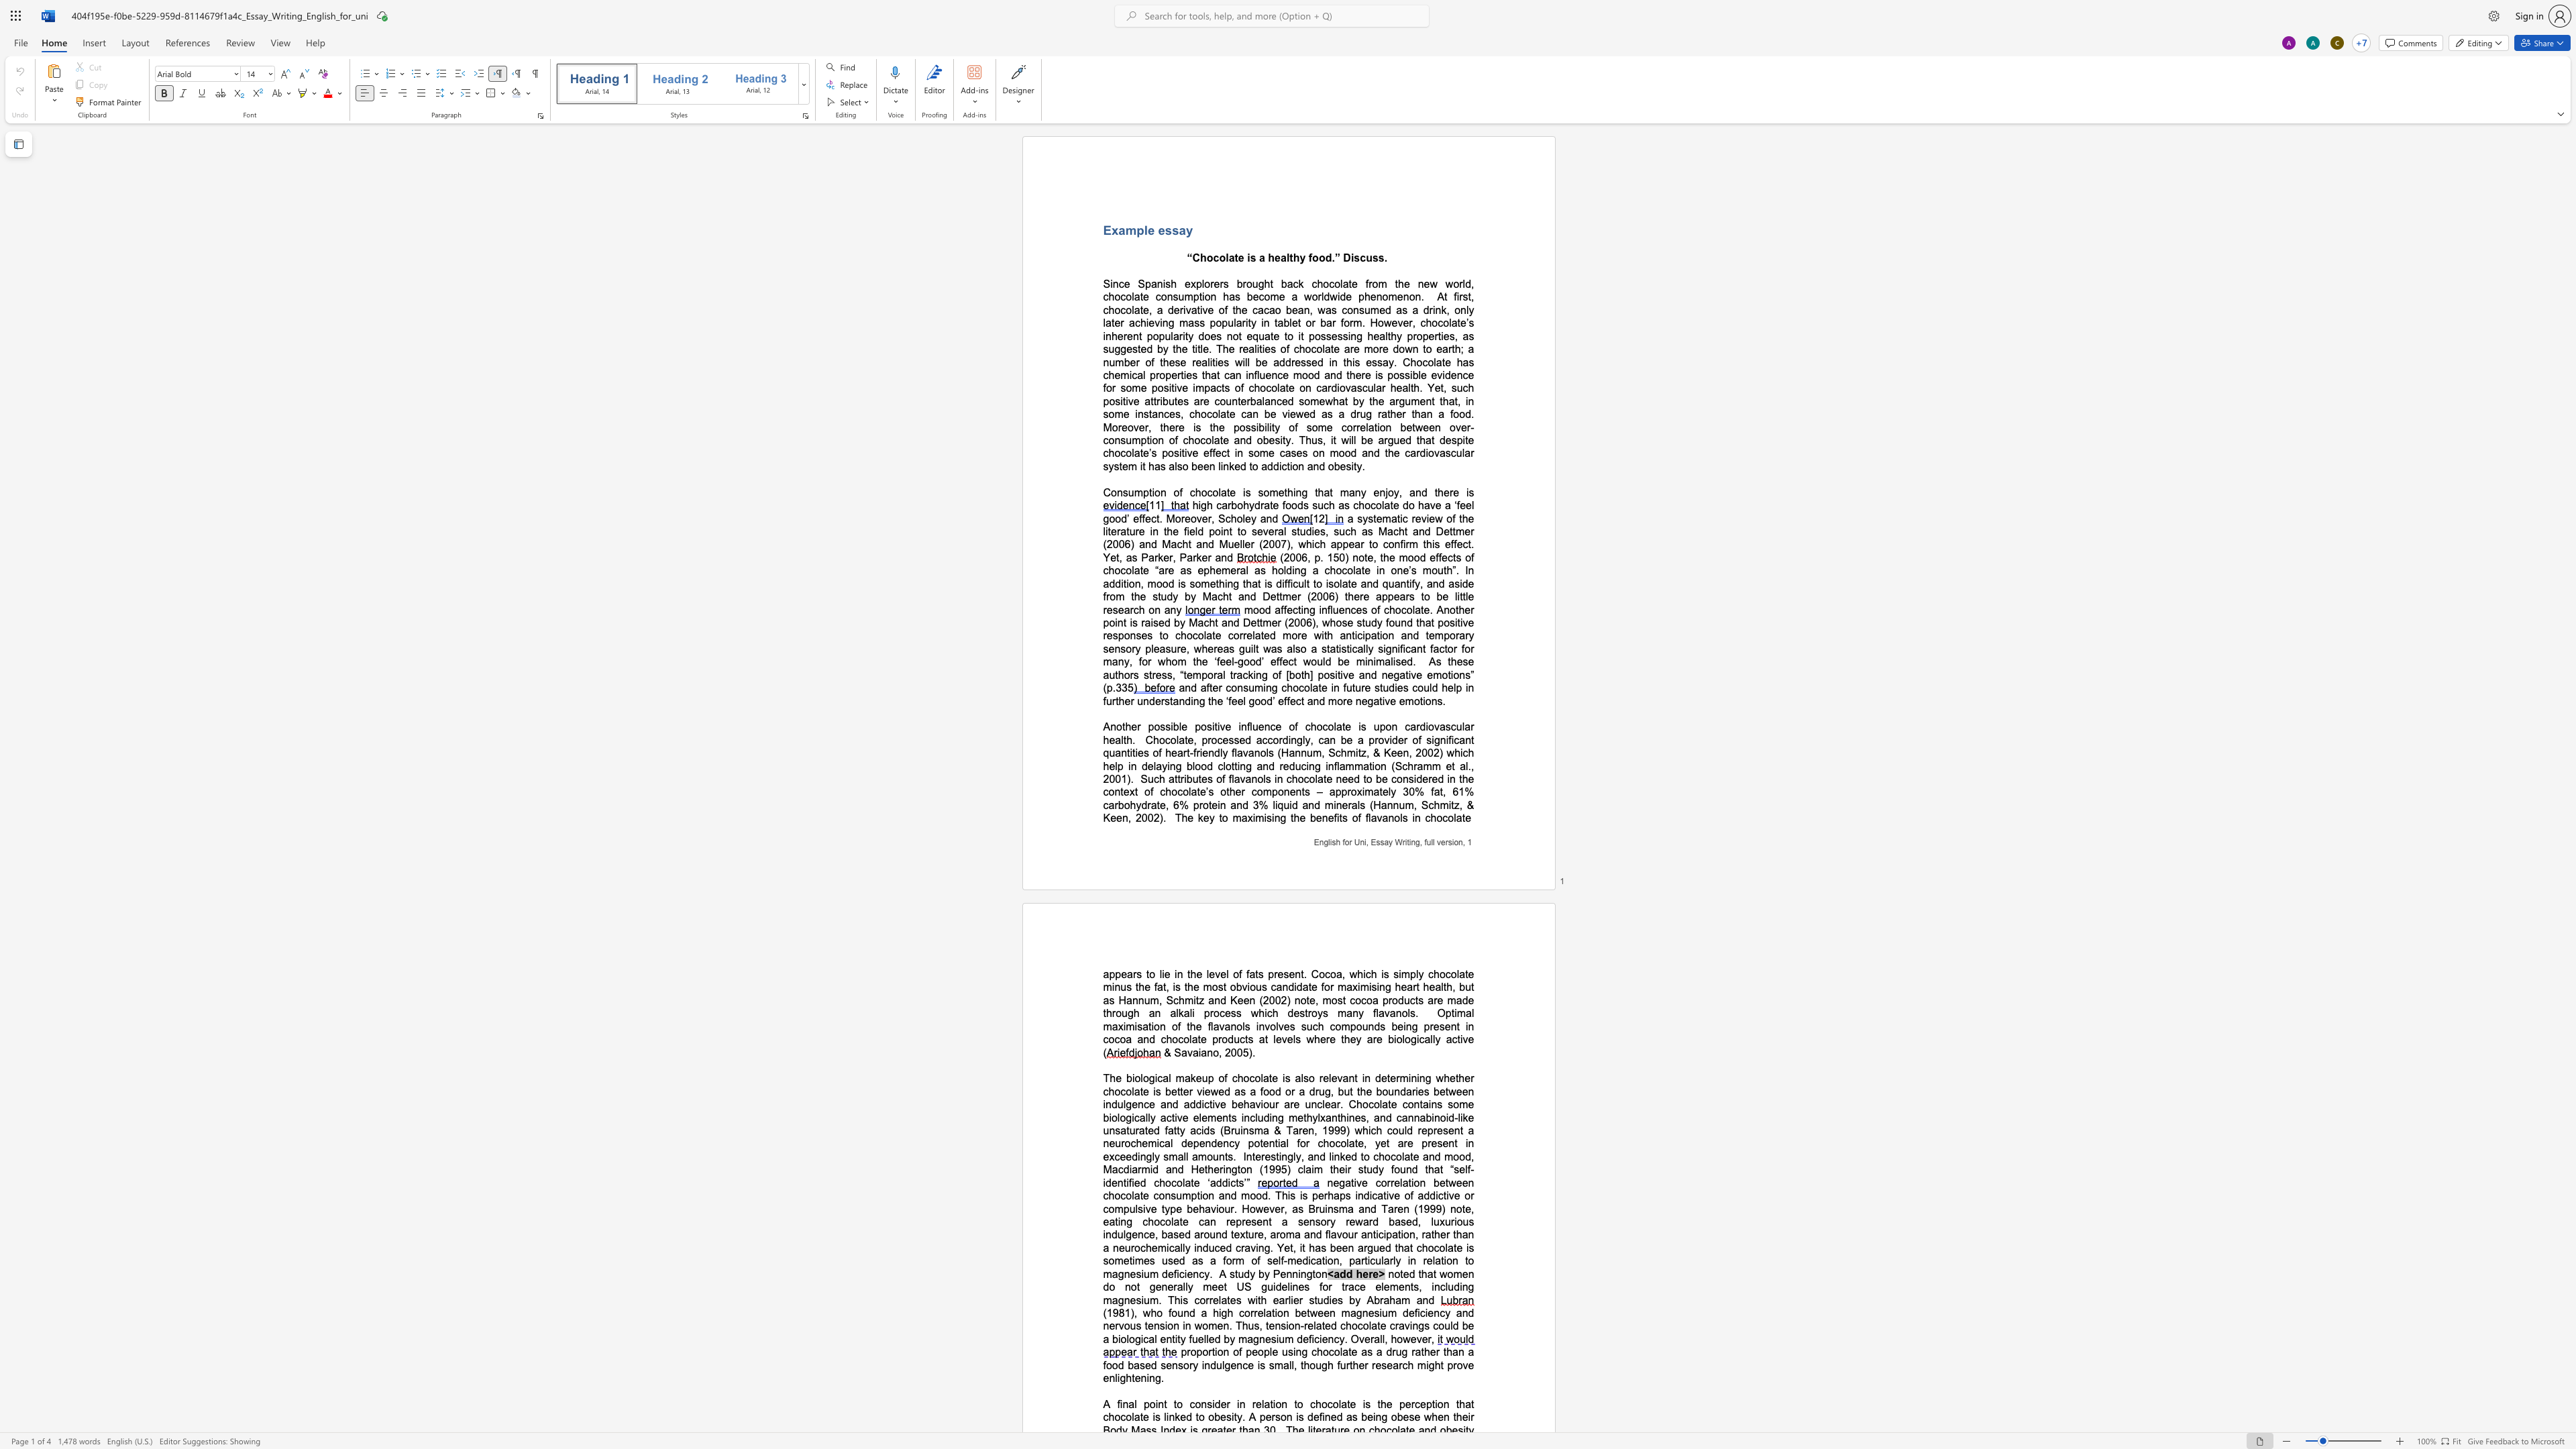 The width and height of the screenshot is (2576, 1449). I want to click on the space between the continuous character "h" and "o" in the text, so click(1205, 258).